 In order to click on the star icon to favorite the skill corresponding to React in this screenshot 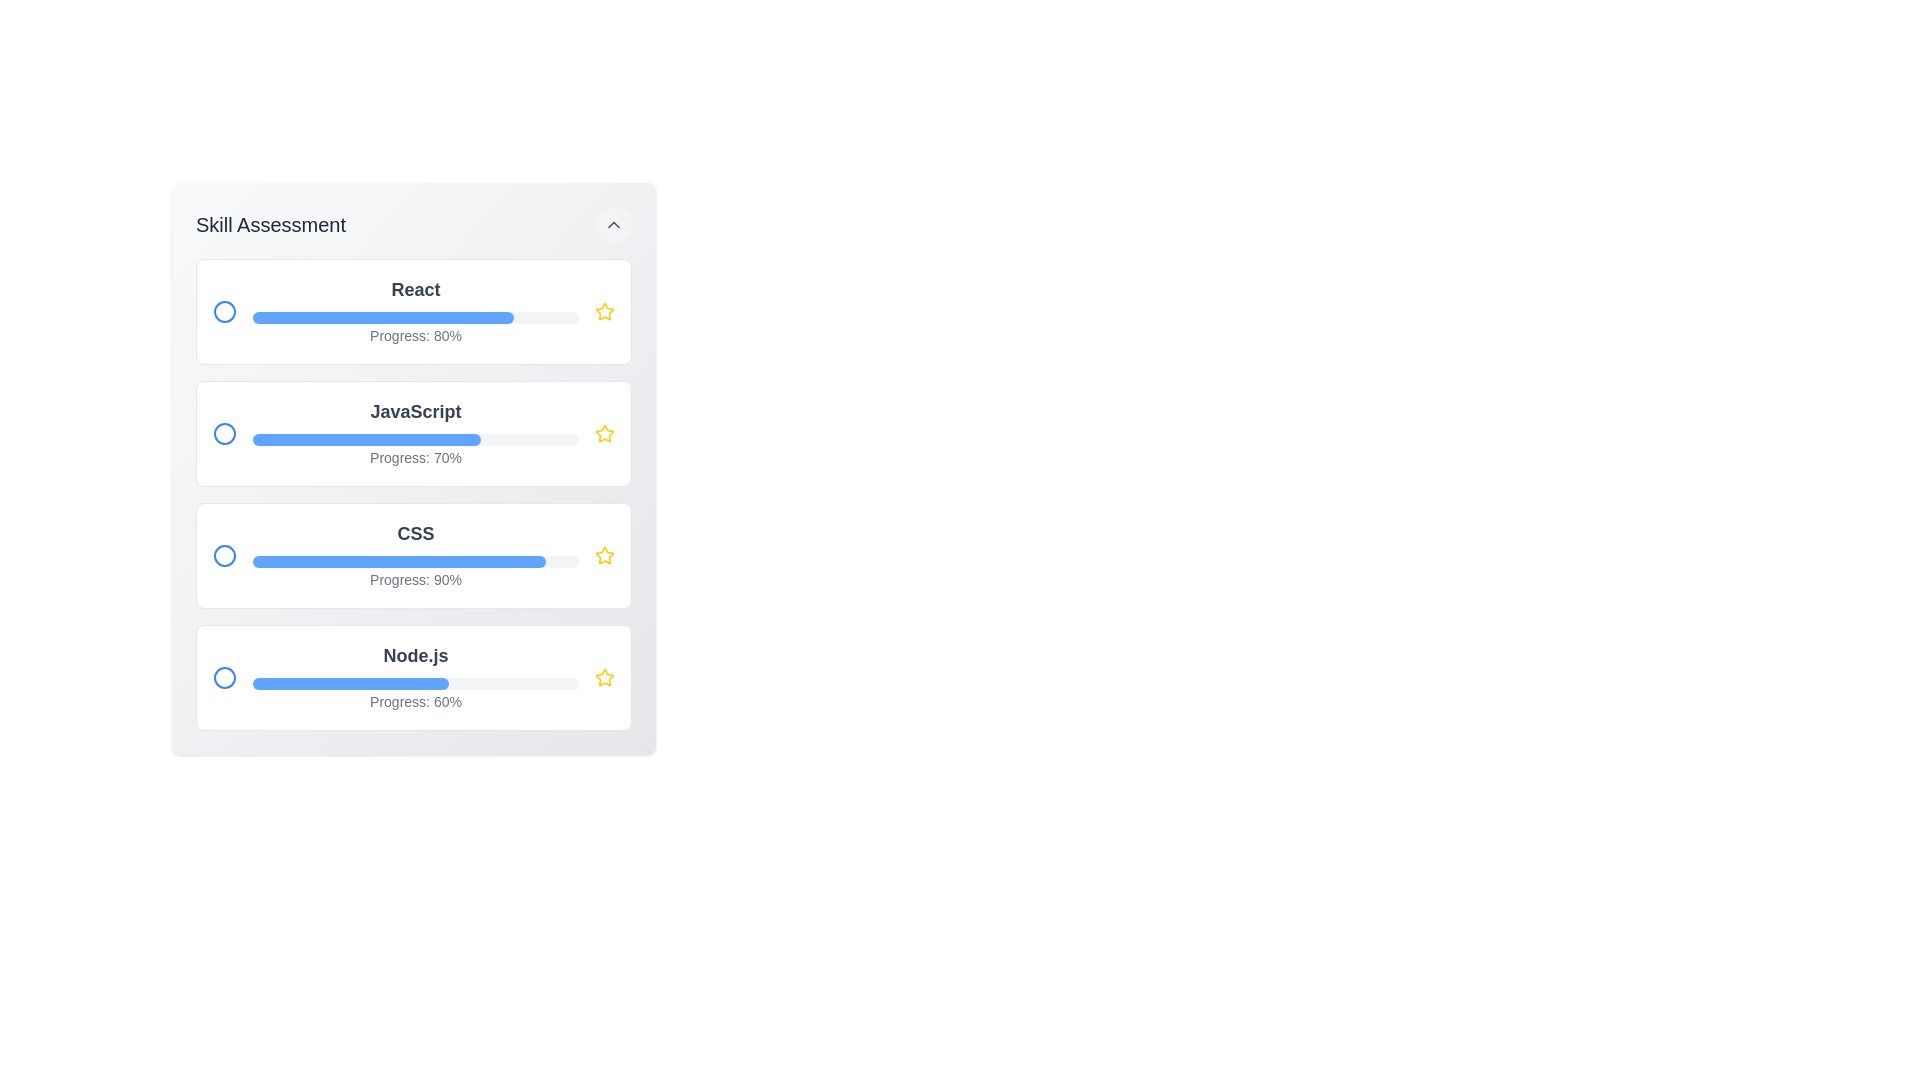, I will do `click(603, 312)`.